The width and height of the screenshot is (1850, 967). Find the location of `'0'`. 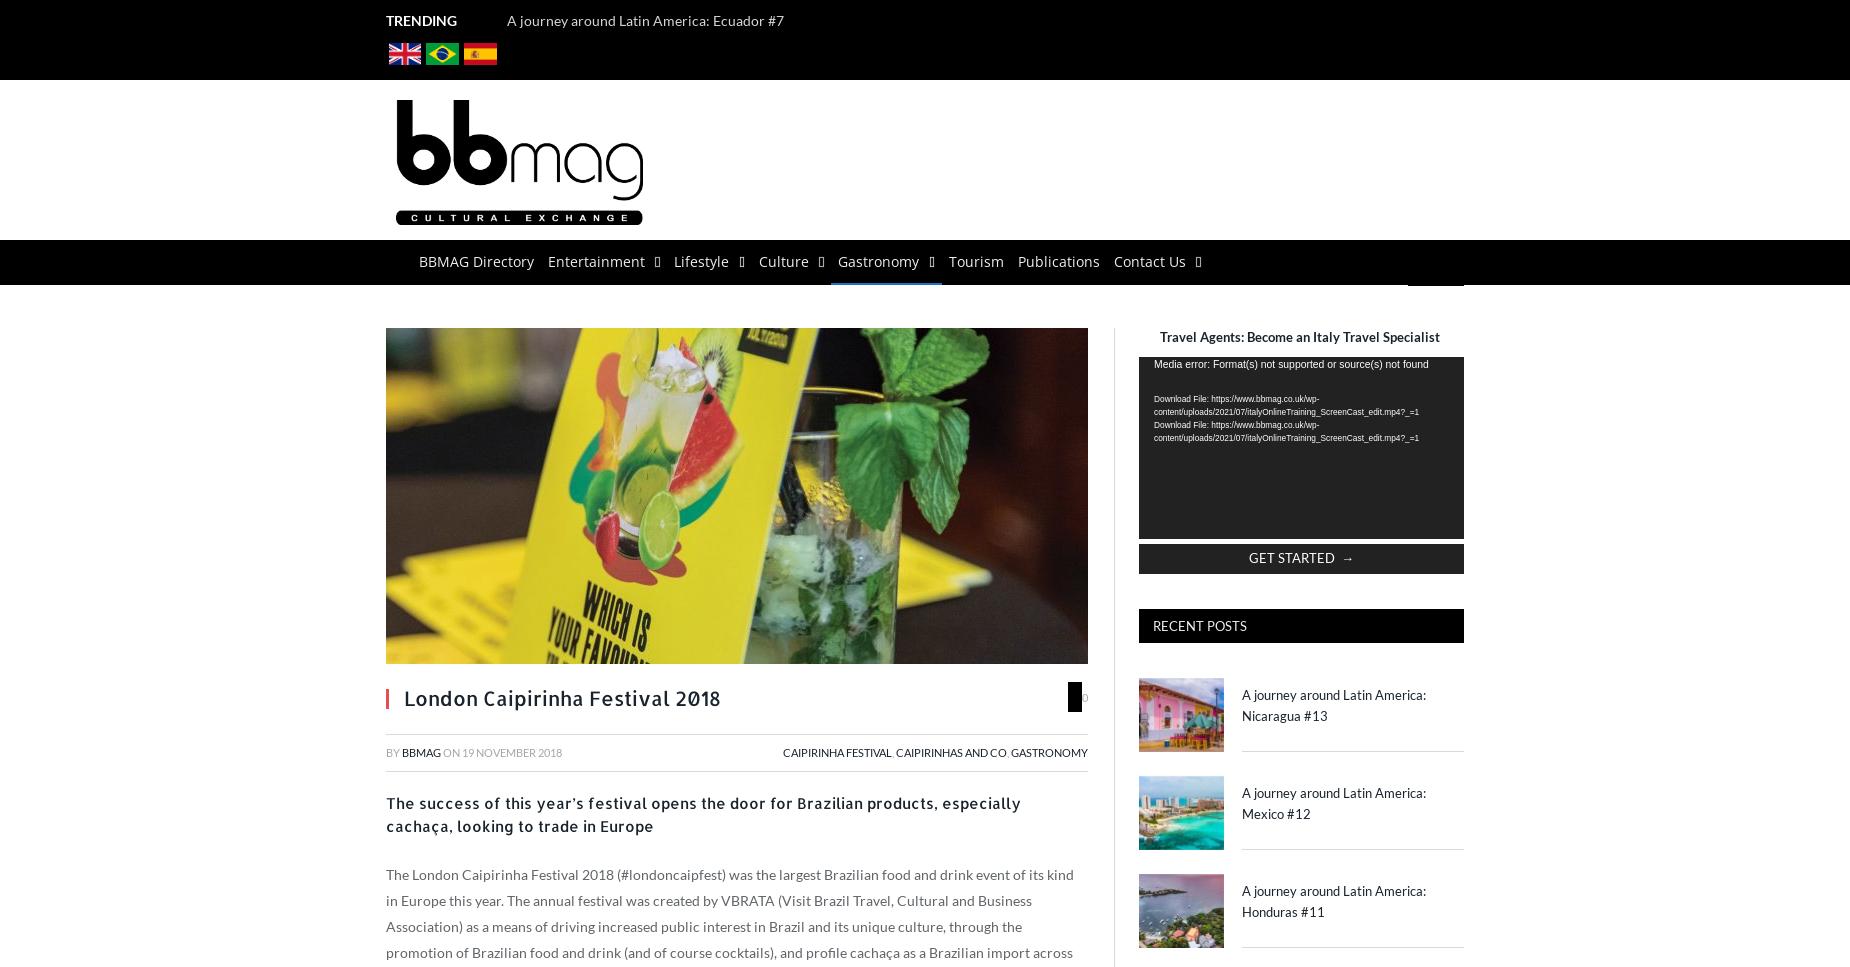

'0' is located at coordinates (1081, 696).